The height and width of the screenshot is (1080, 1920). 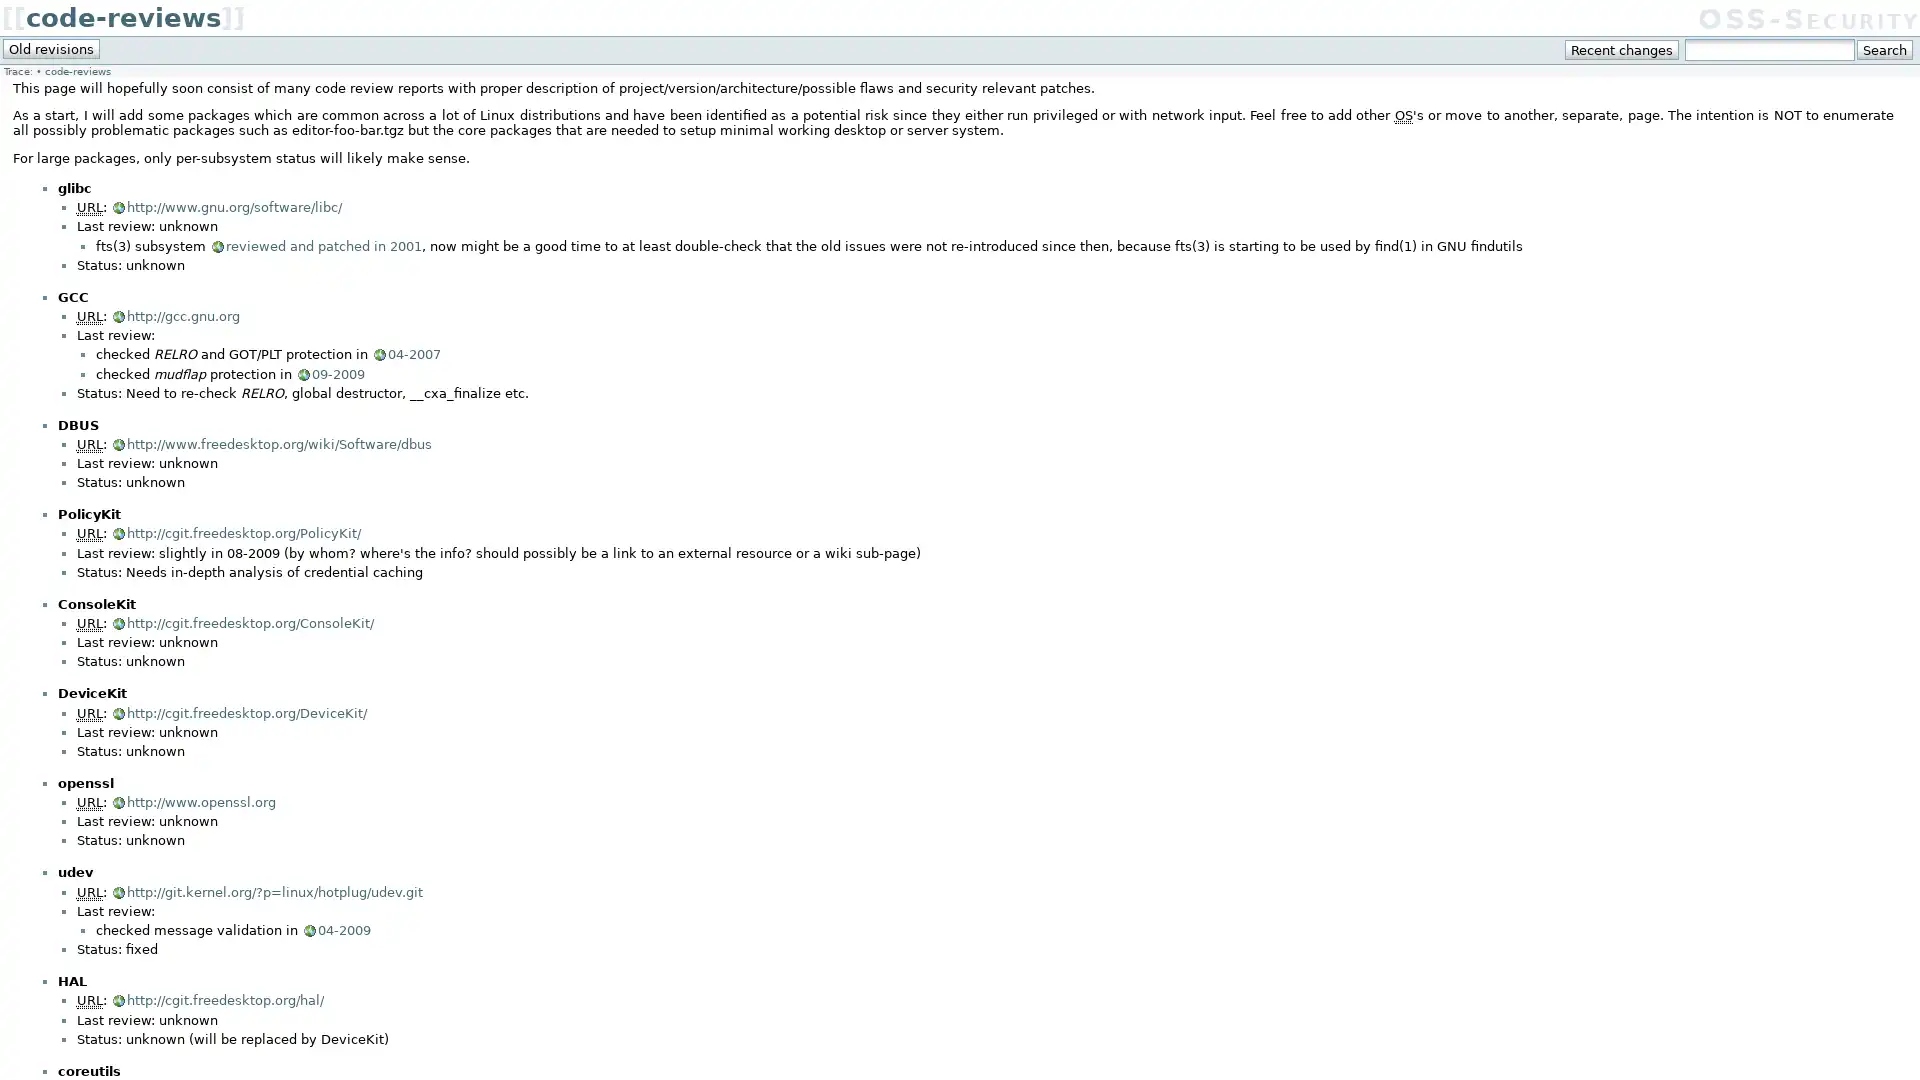 I want to click on Search, so click(x=1883, y=49).